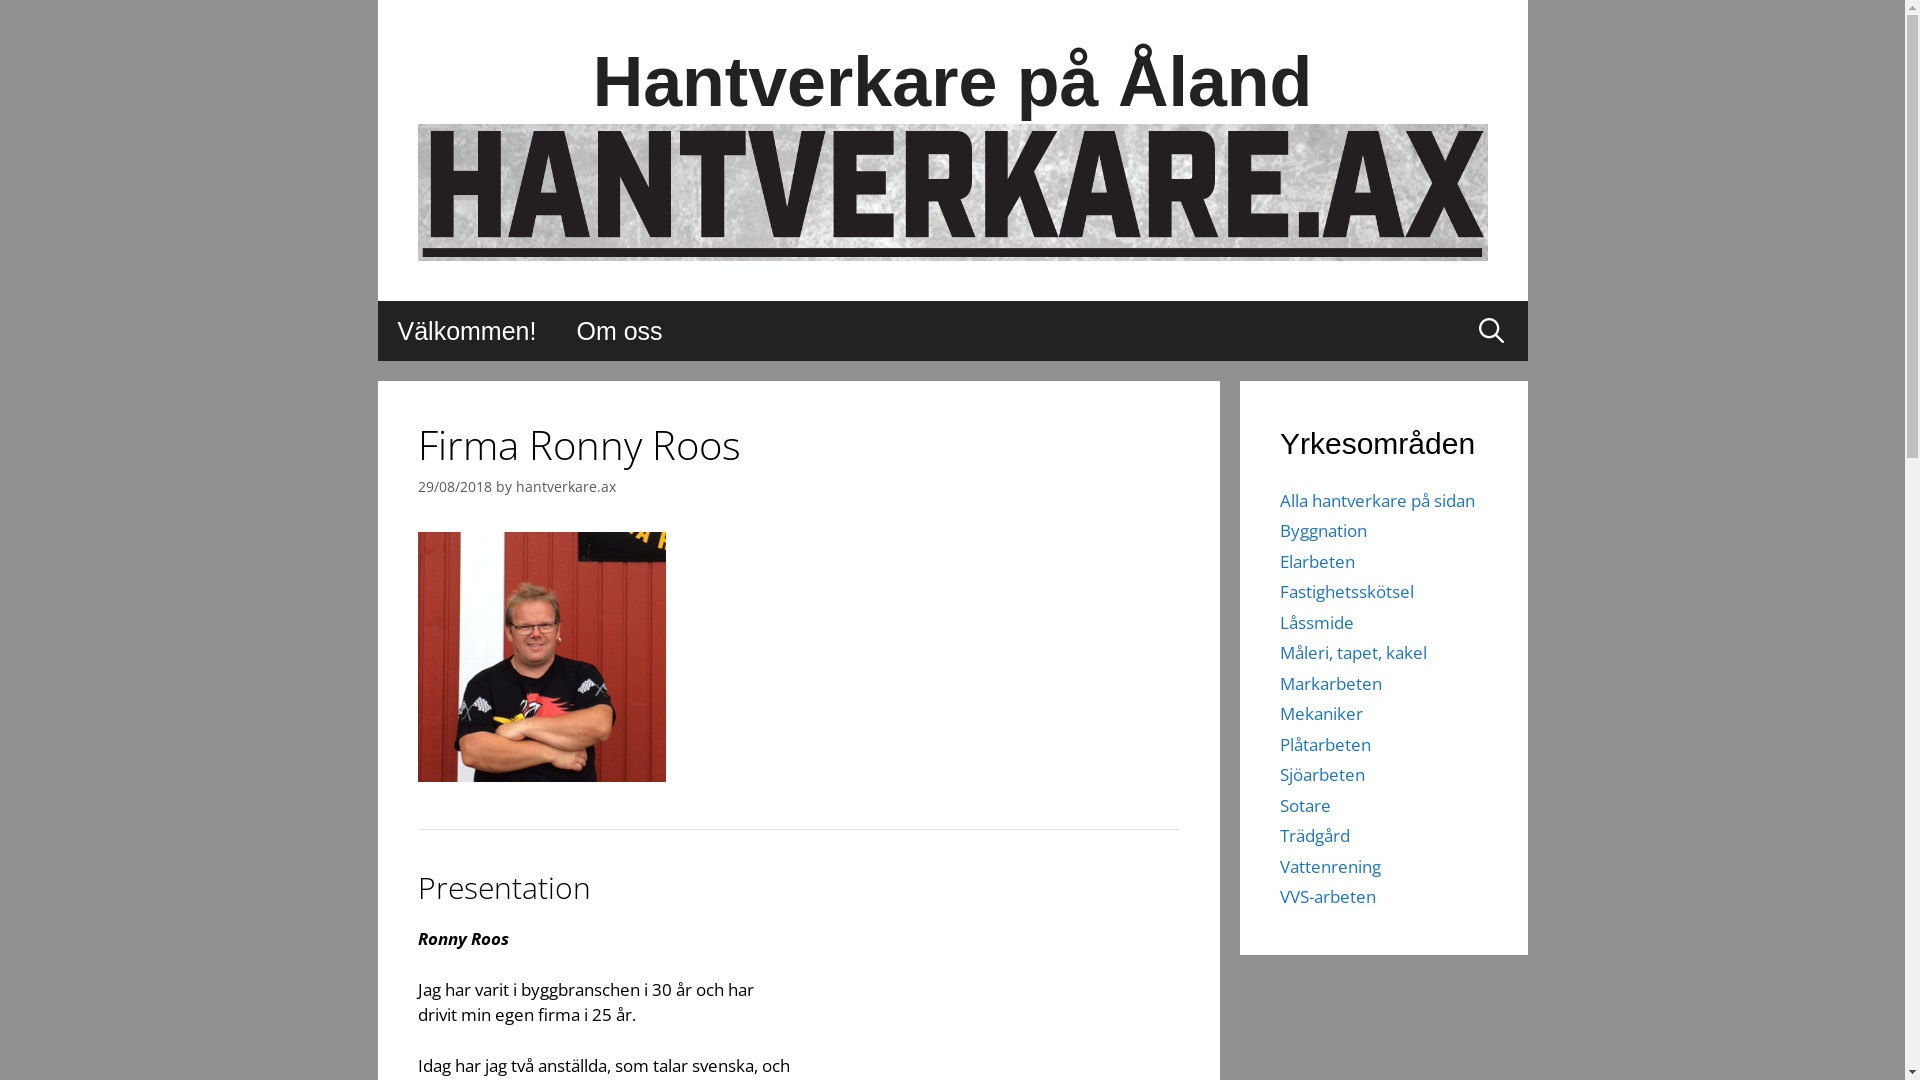 This screenshot has width=1920, height=1080. I want to click on 'Sotare', so click(1305, 804).